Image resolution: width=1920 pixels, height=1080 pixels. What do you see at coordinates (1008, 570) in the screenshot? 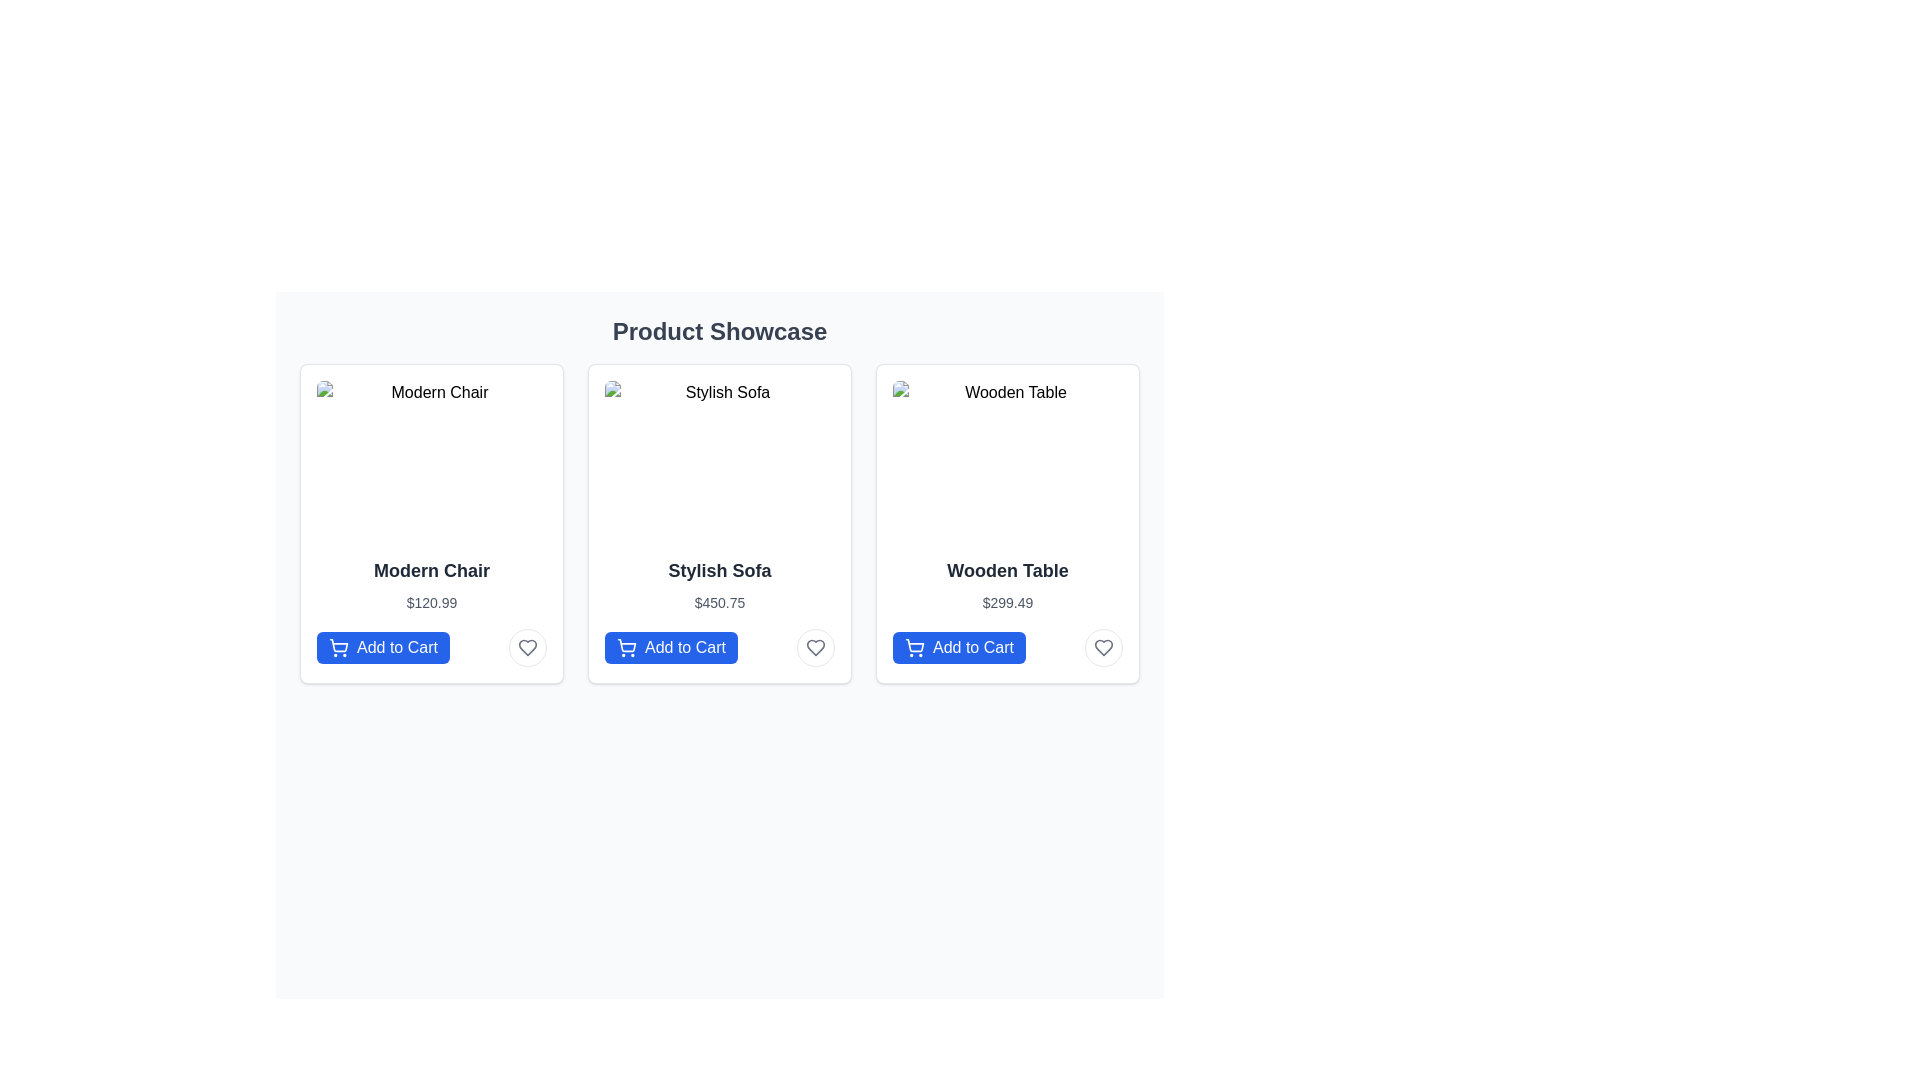
I see `the 'Wooden Table' text label, which is displayed in a bold font and dark gray color, located in the third card of the grid layout, positioned between the product image and the price label` at bounding box center [1008, 570].